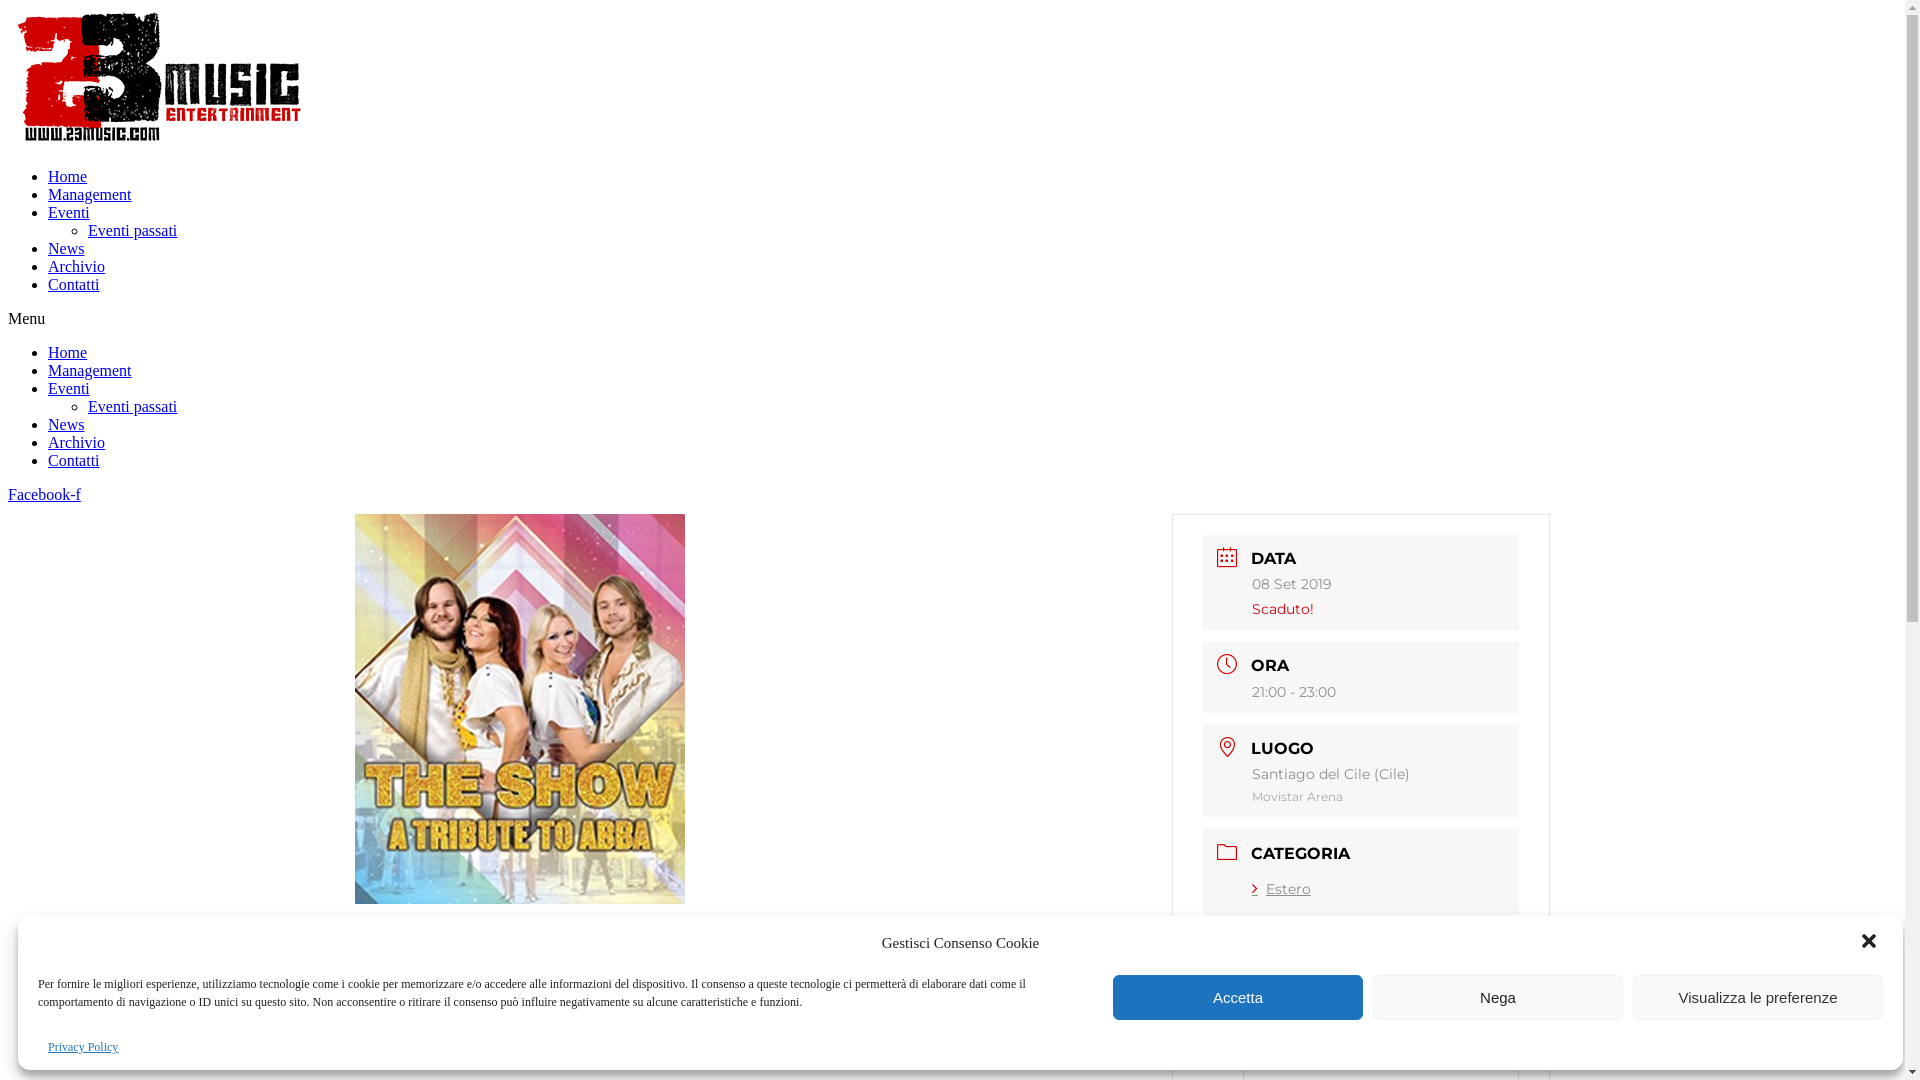  What do you see at coordinates (68, 388) in the screenshot?
I see `'Eventi'` at bounding box center [68, 388].